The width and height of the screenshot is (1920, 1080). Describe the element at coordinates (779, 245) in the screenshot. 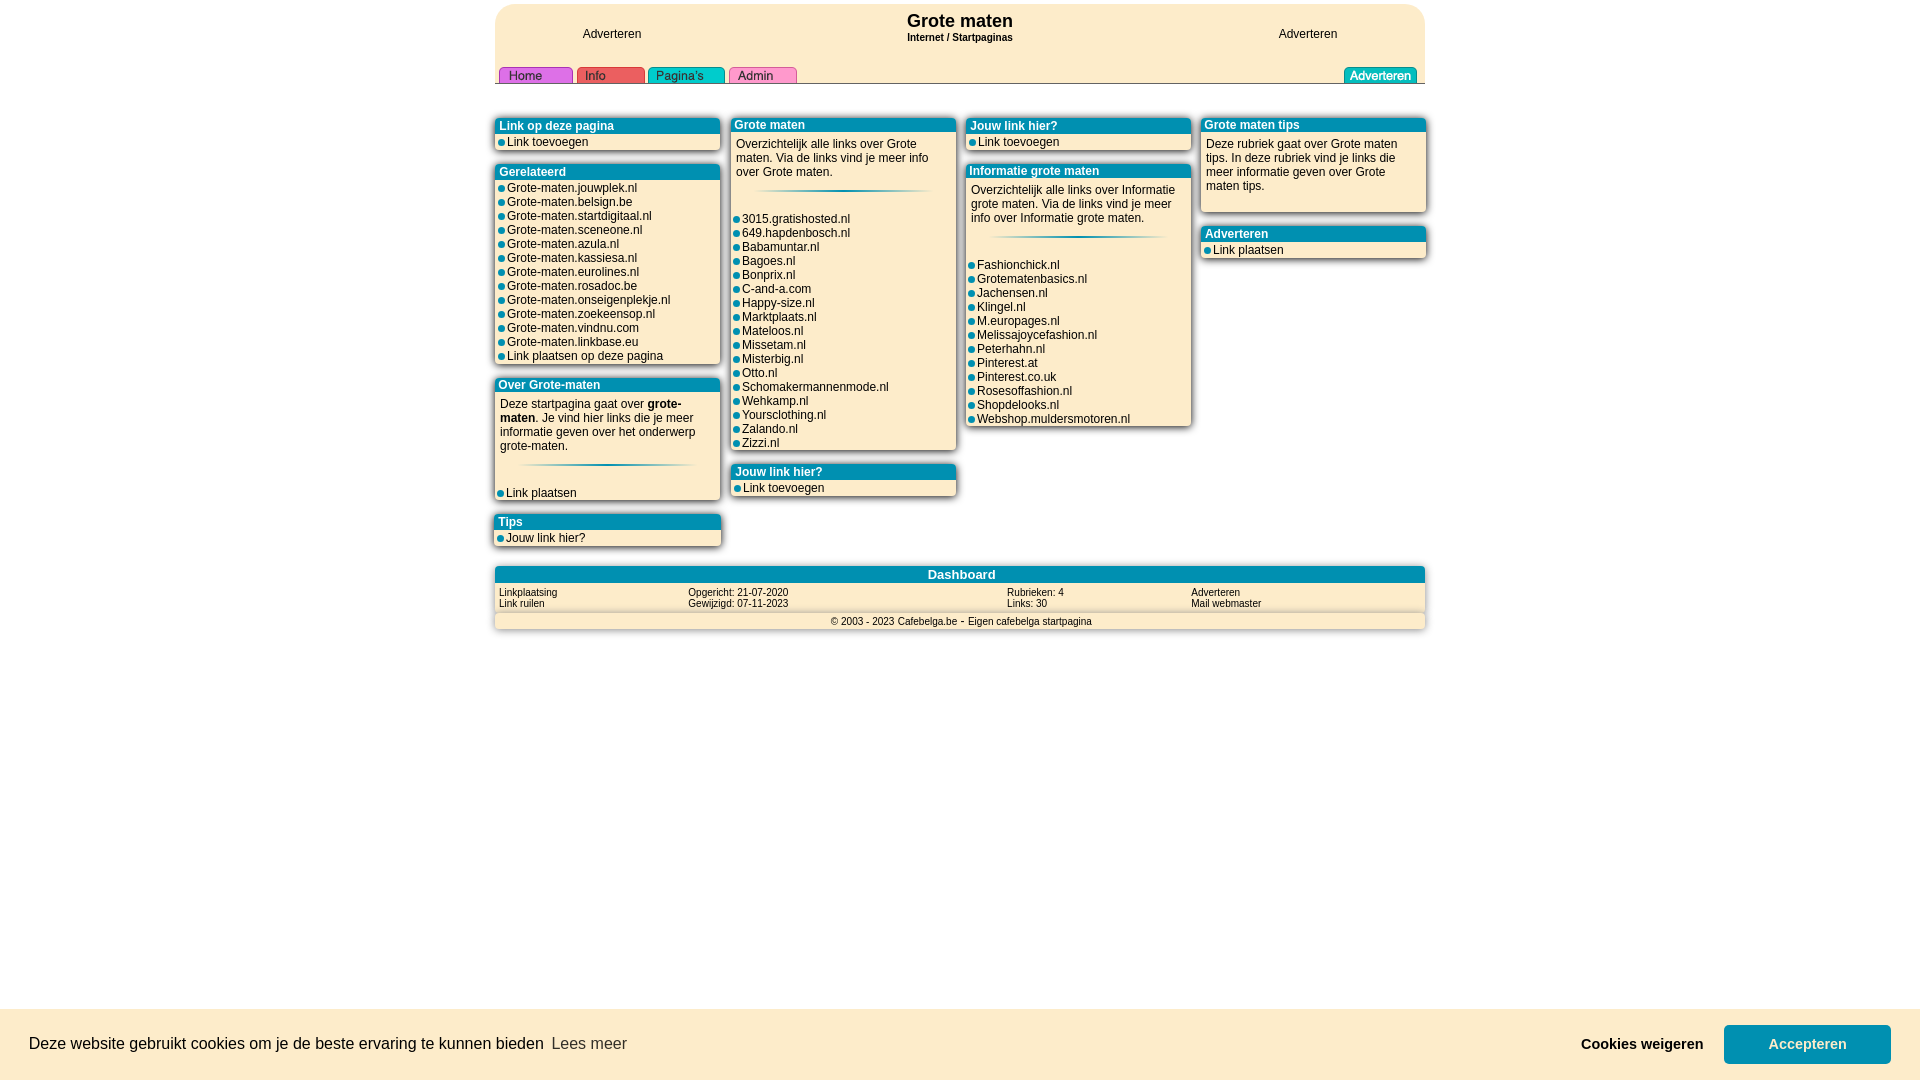

I see `'Babamuntar.nl'` at that location.